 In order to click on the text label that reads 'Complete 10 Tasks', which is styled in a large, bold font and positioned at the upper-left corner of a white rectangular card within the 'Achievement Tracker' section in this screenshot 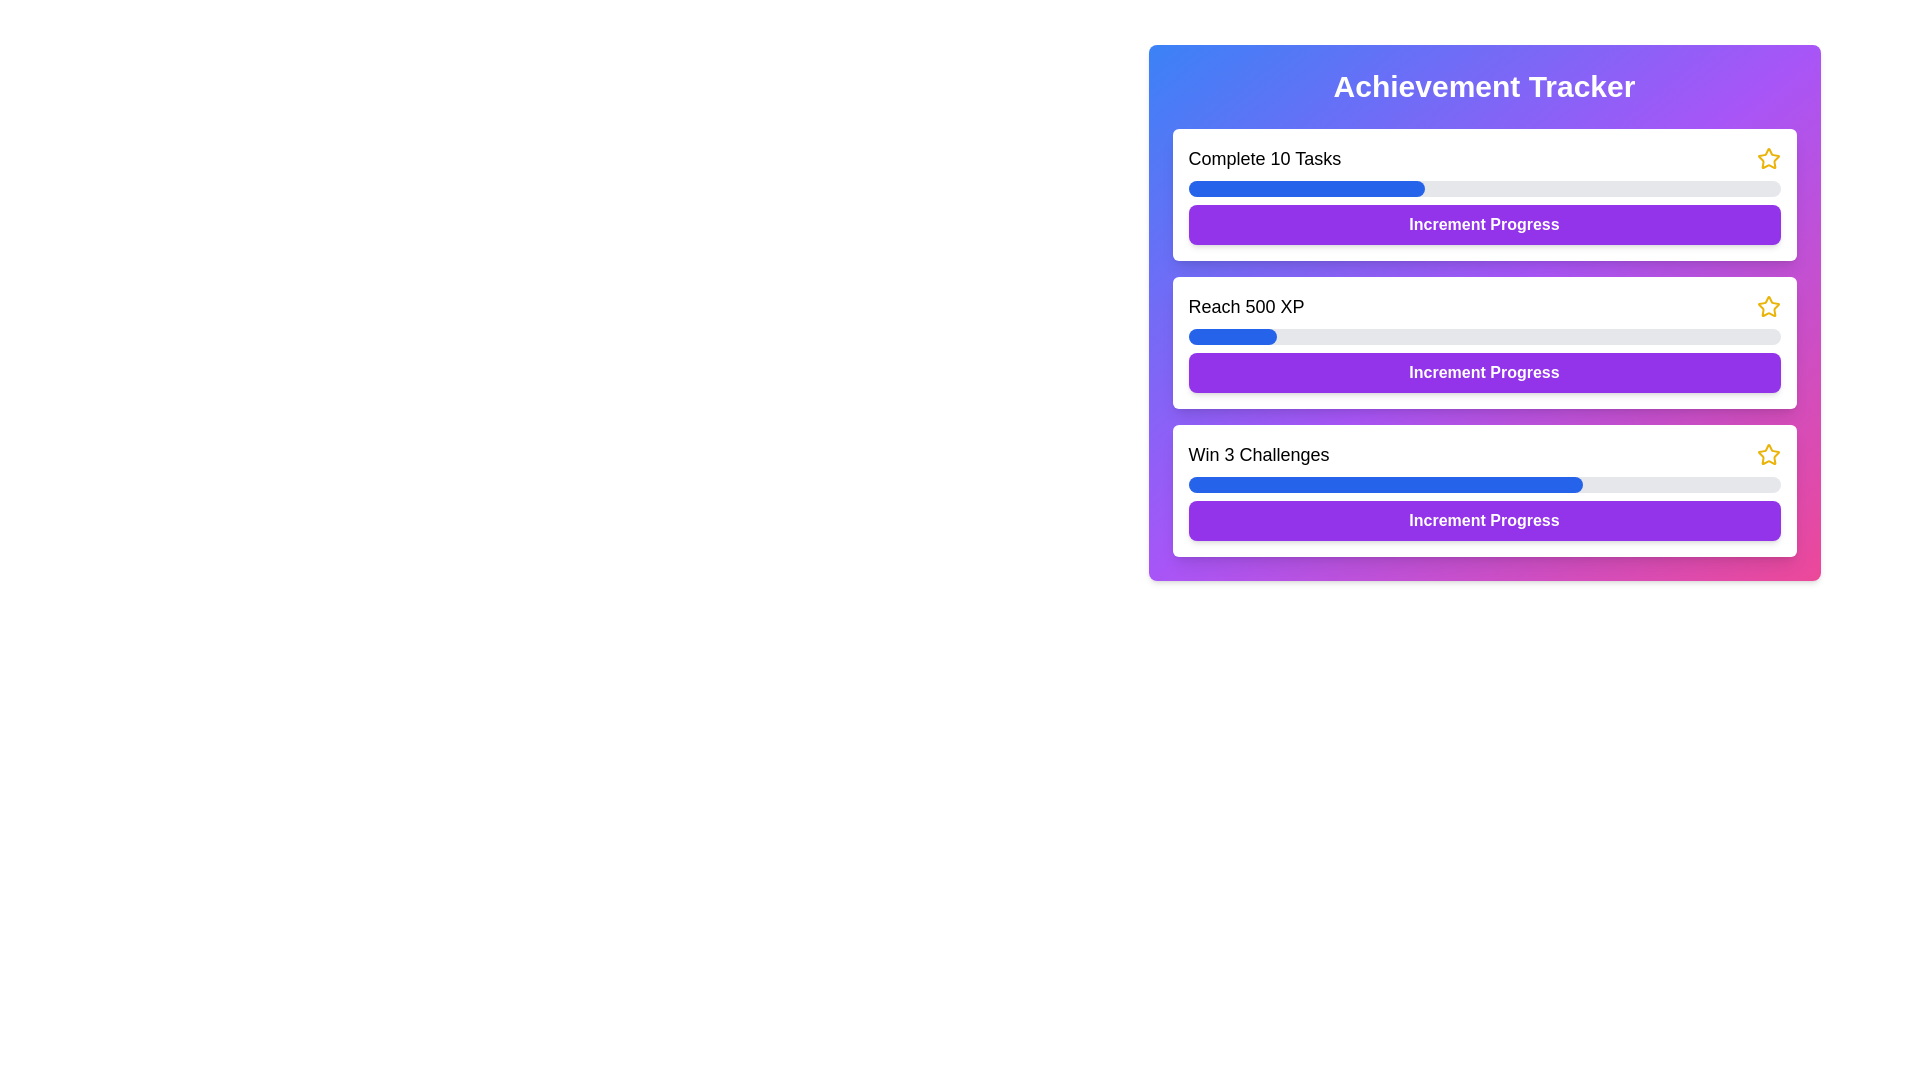, I will do `click(1263, 157)`.